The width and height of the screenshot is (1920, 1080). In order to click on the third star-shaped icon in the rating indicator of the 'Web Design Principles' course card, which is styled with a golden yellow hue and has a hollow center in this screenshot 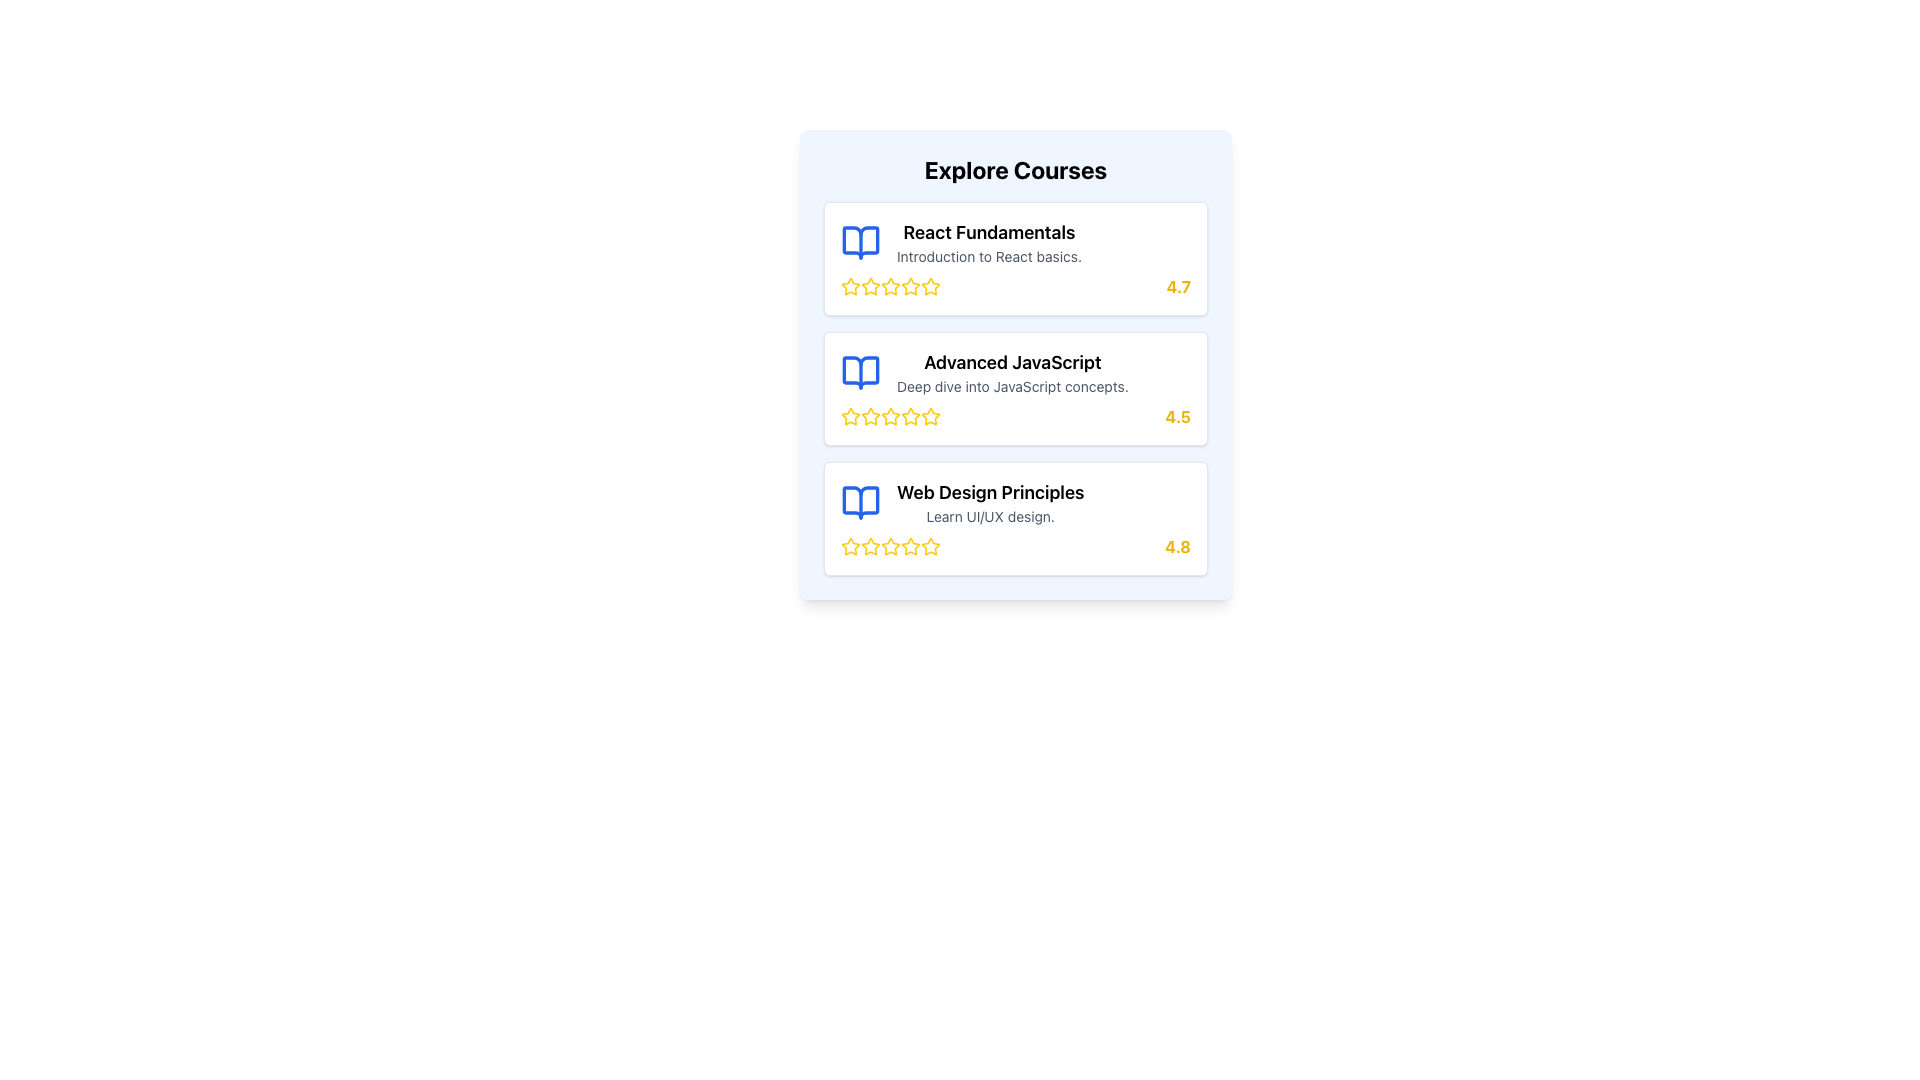, I will do `click(890, 547)`.